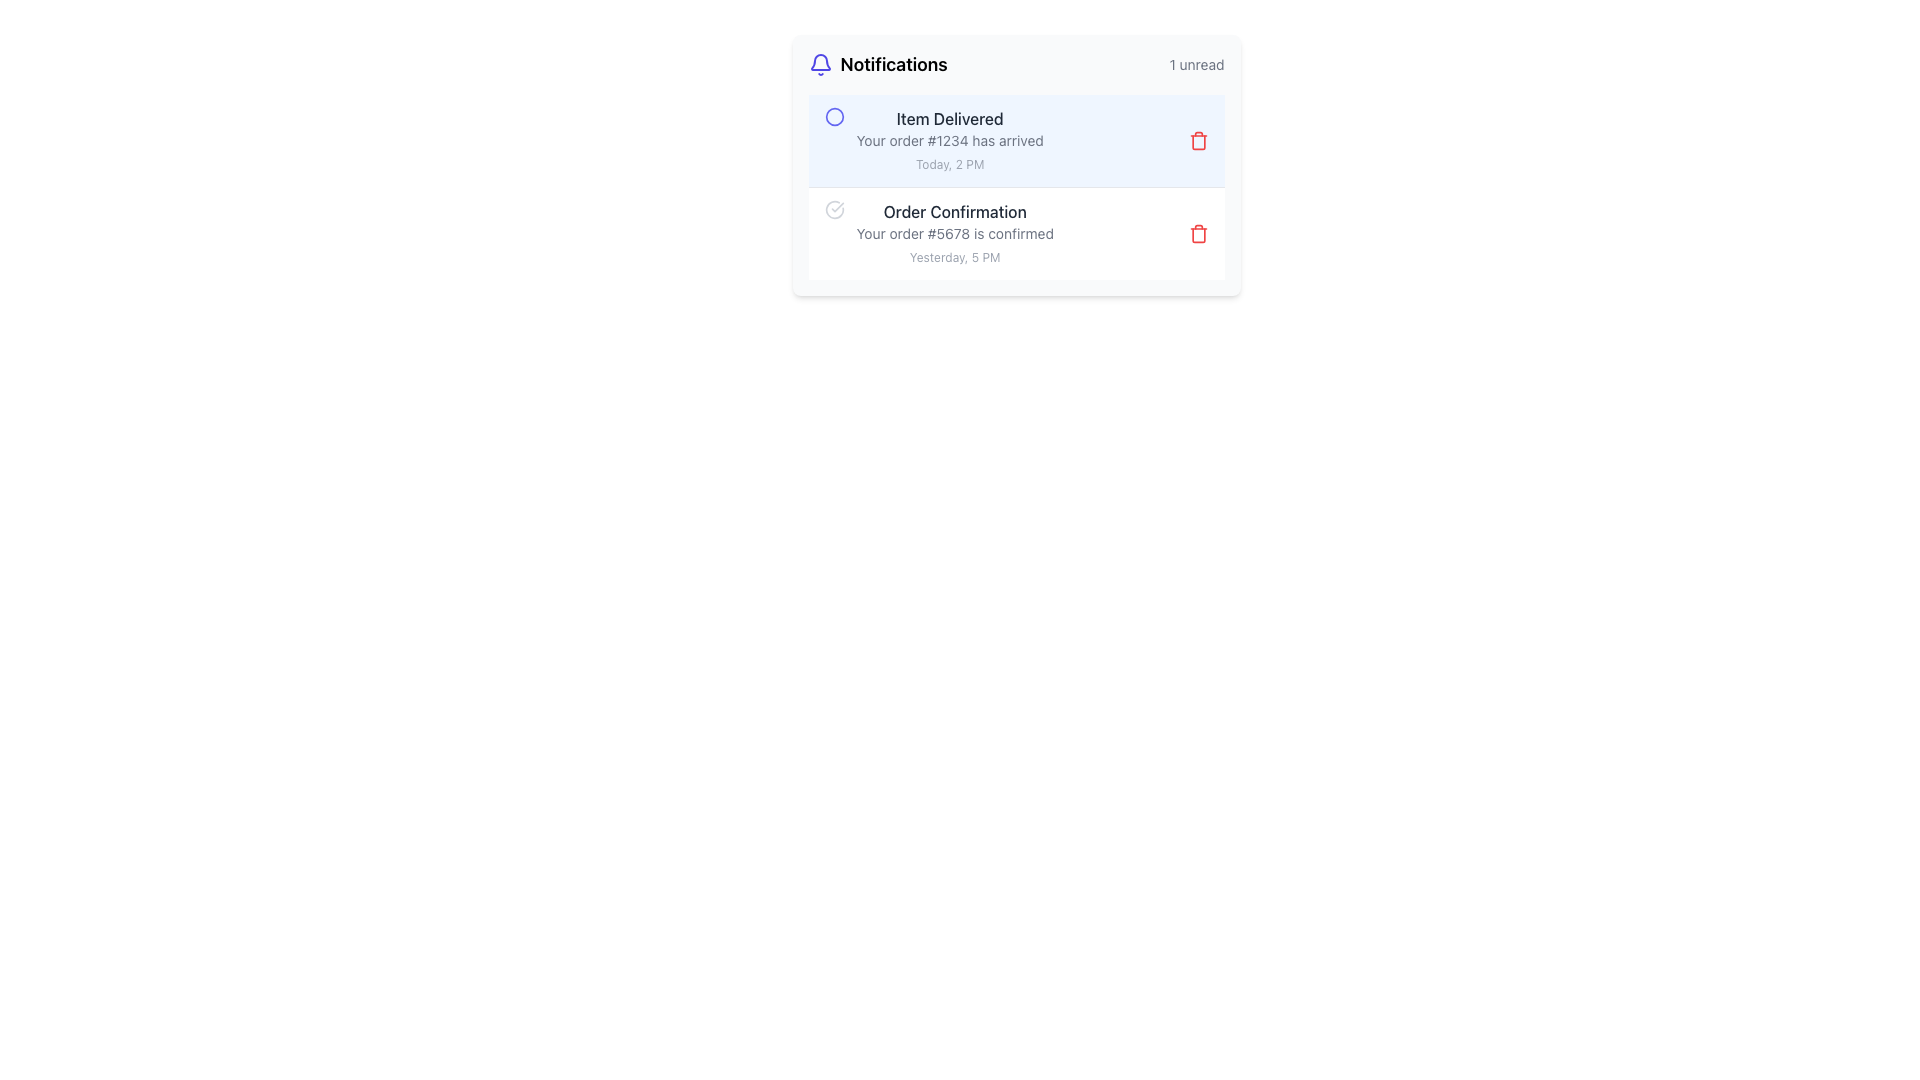 This screenshot has width=1920, height=1080. What do you see at coordinates (954, 256) in the screenshot?
I see `timestamp text label located below the 'Your order #5678 is confirmed.' text in the 'Order Confirmation' notification card` at bounding box center [954, 256].